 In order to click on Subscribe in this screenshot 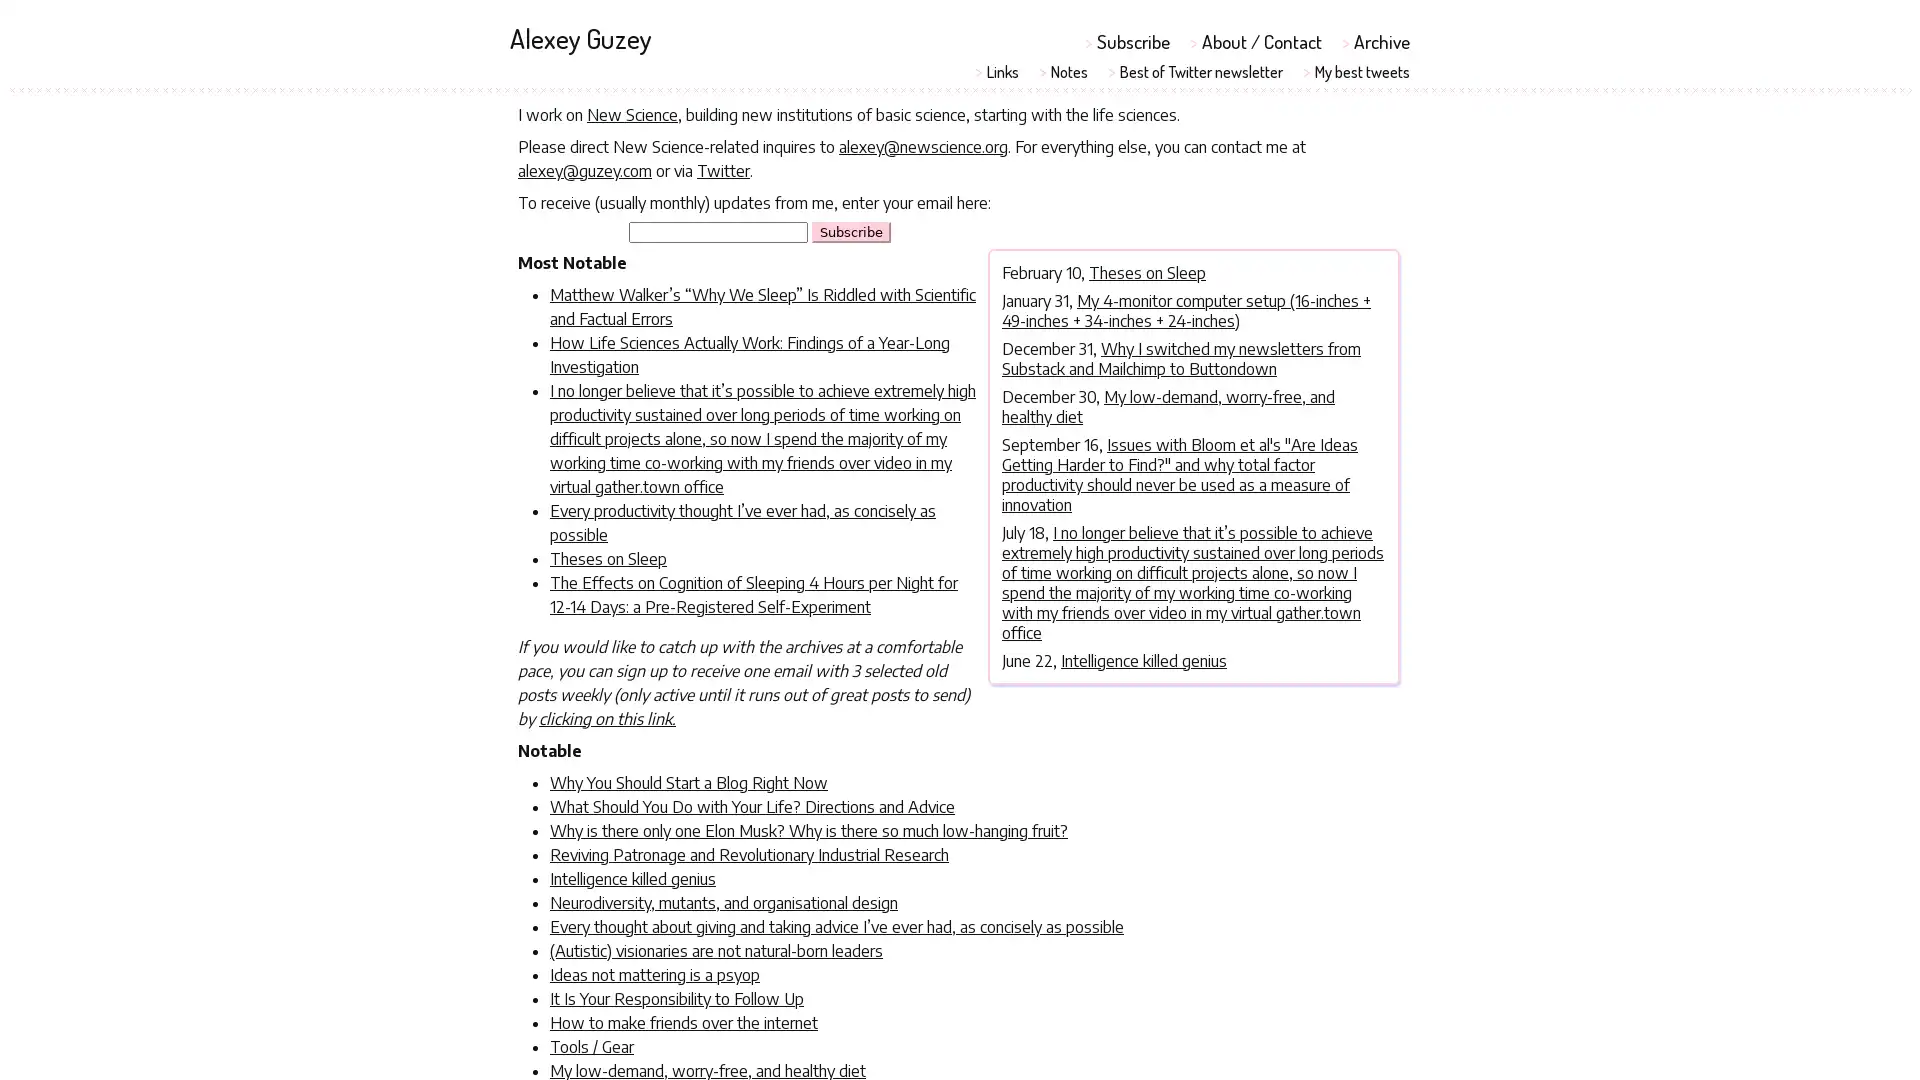, I will do `click(851, 230)`.